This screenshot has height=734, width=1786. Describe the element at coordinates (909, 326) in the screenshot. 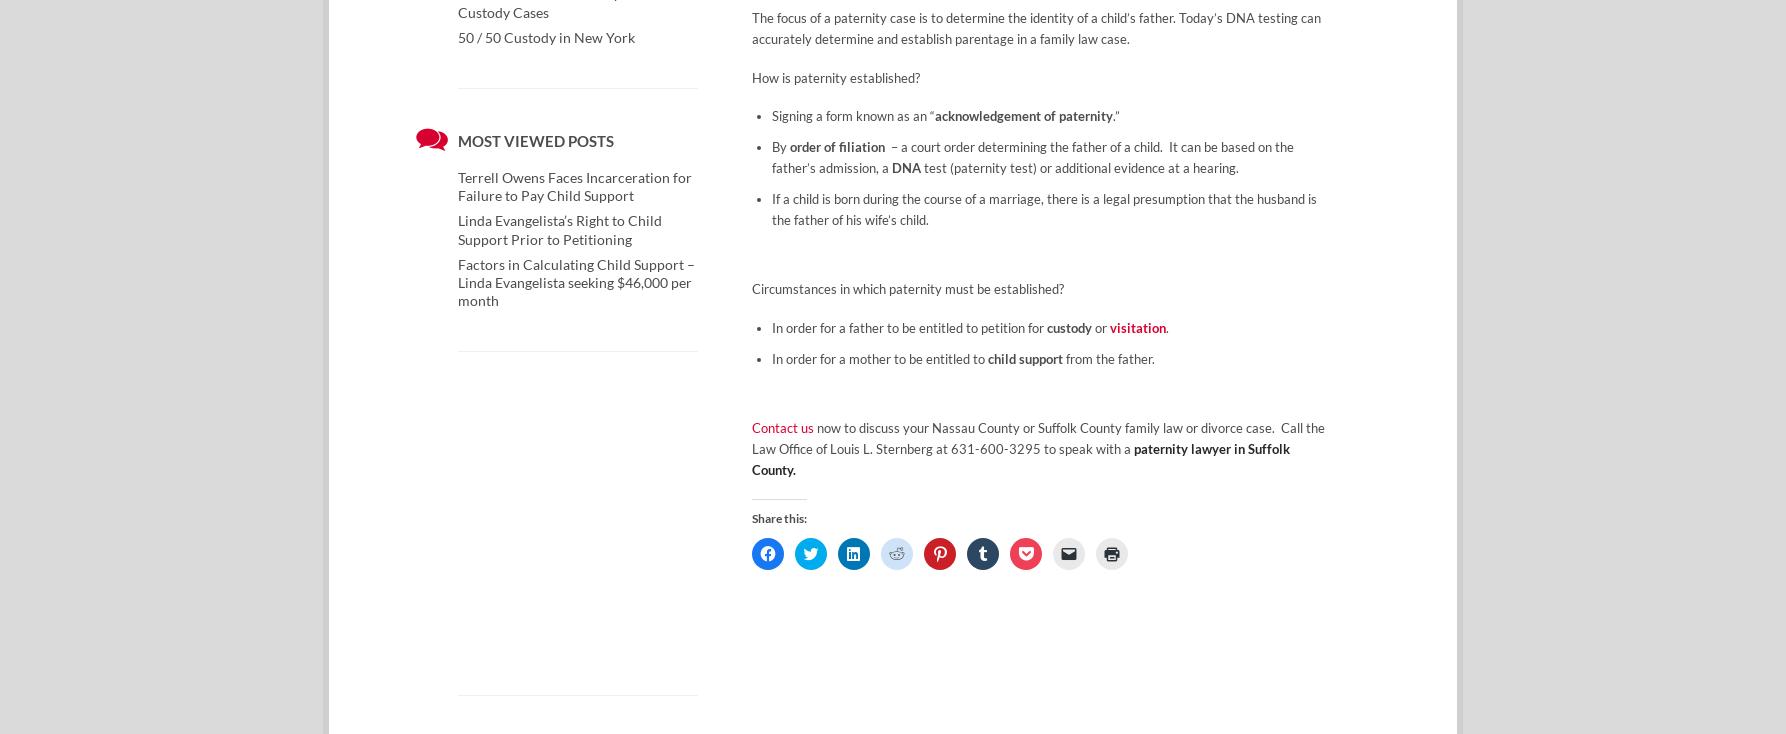

I see `'In order for a father to be entitled to petition for'` at that location.